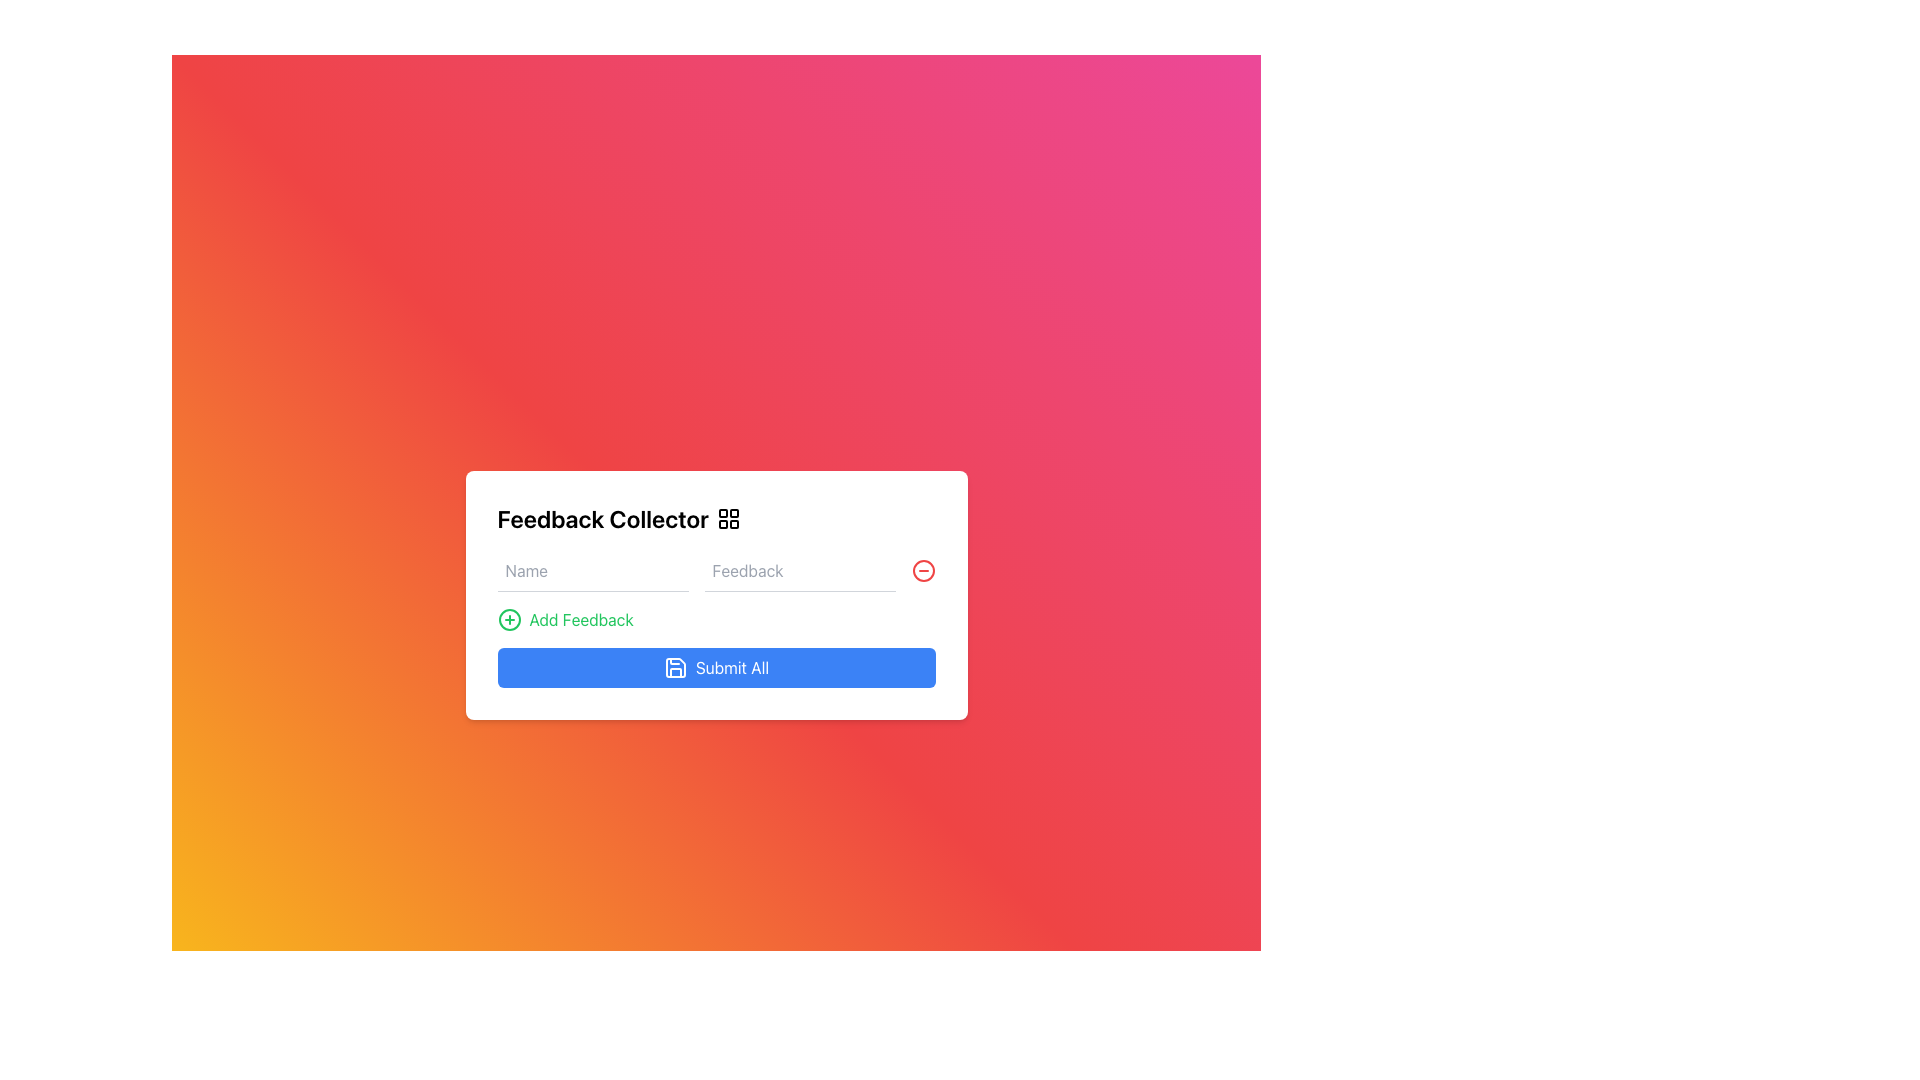 The image size is (1920, 1080). I want to click on the decorative graphical element that is part of the 'circle-minus' icon, located at the center of the circular shape, adjacent to the feedback input field, so click(922, 570).